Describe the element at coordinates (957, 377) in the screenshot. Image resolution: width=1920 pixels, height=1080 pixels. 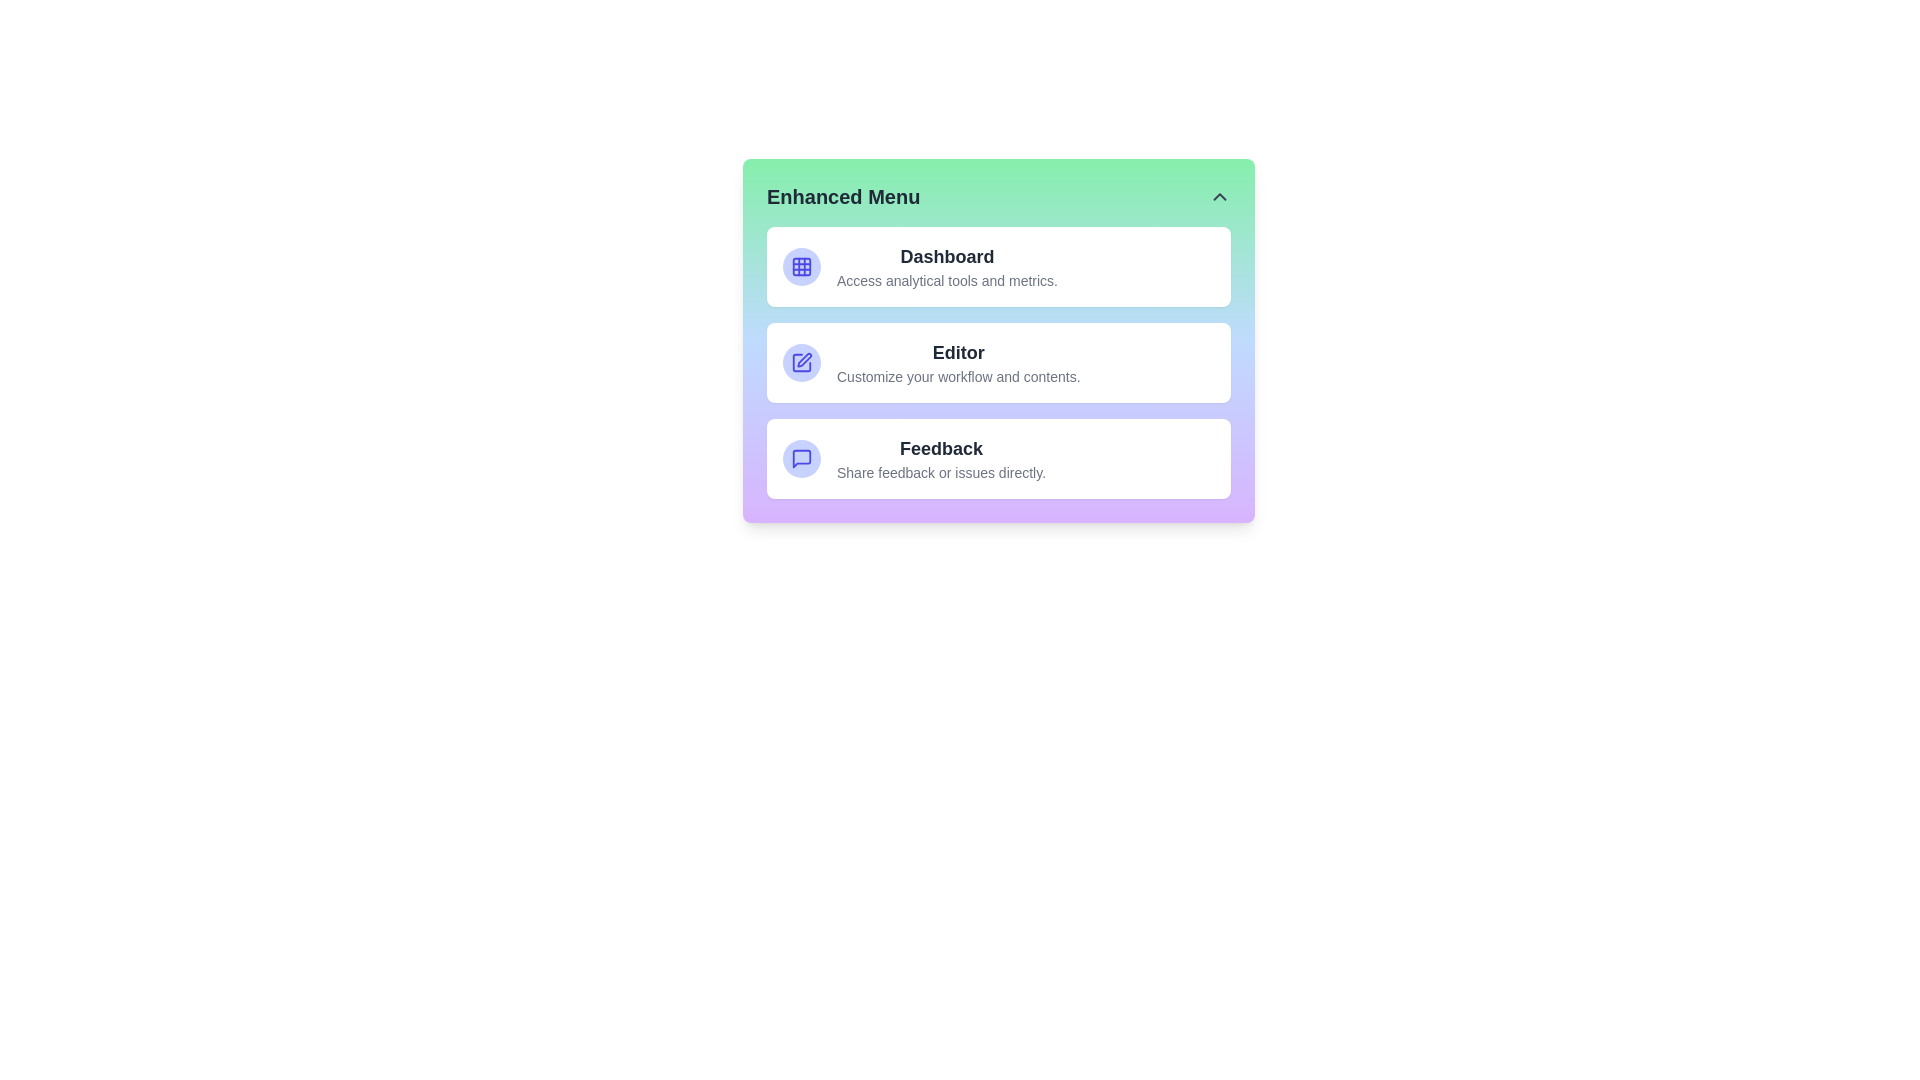
I see `the descriptive text under the menu item Editor` at that location.